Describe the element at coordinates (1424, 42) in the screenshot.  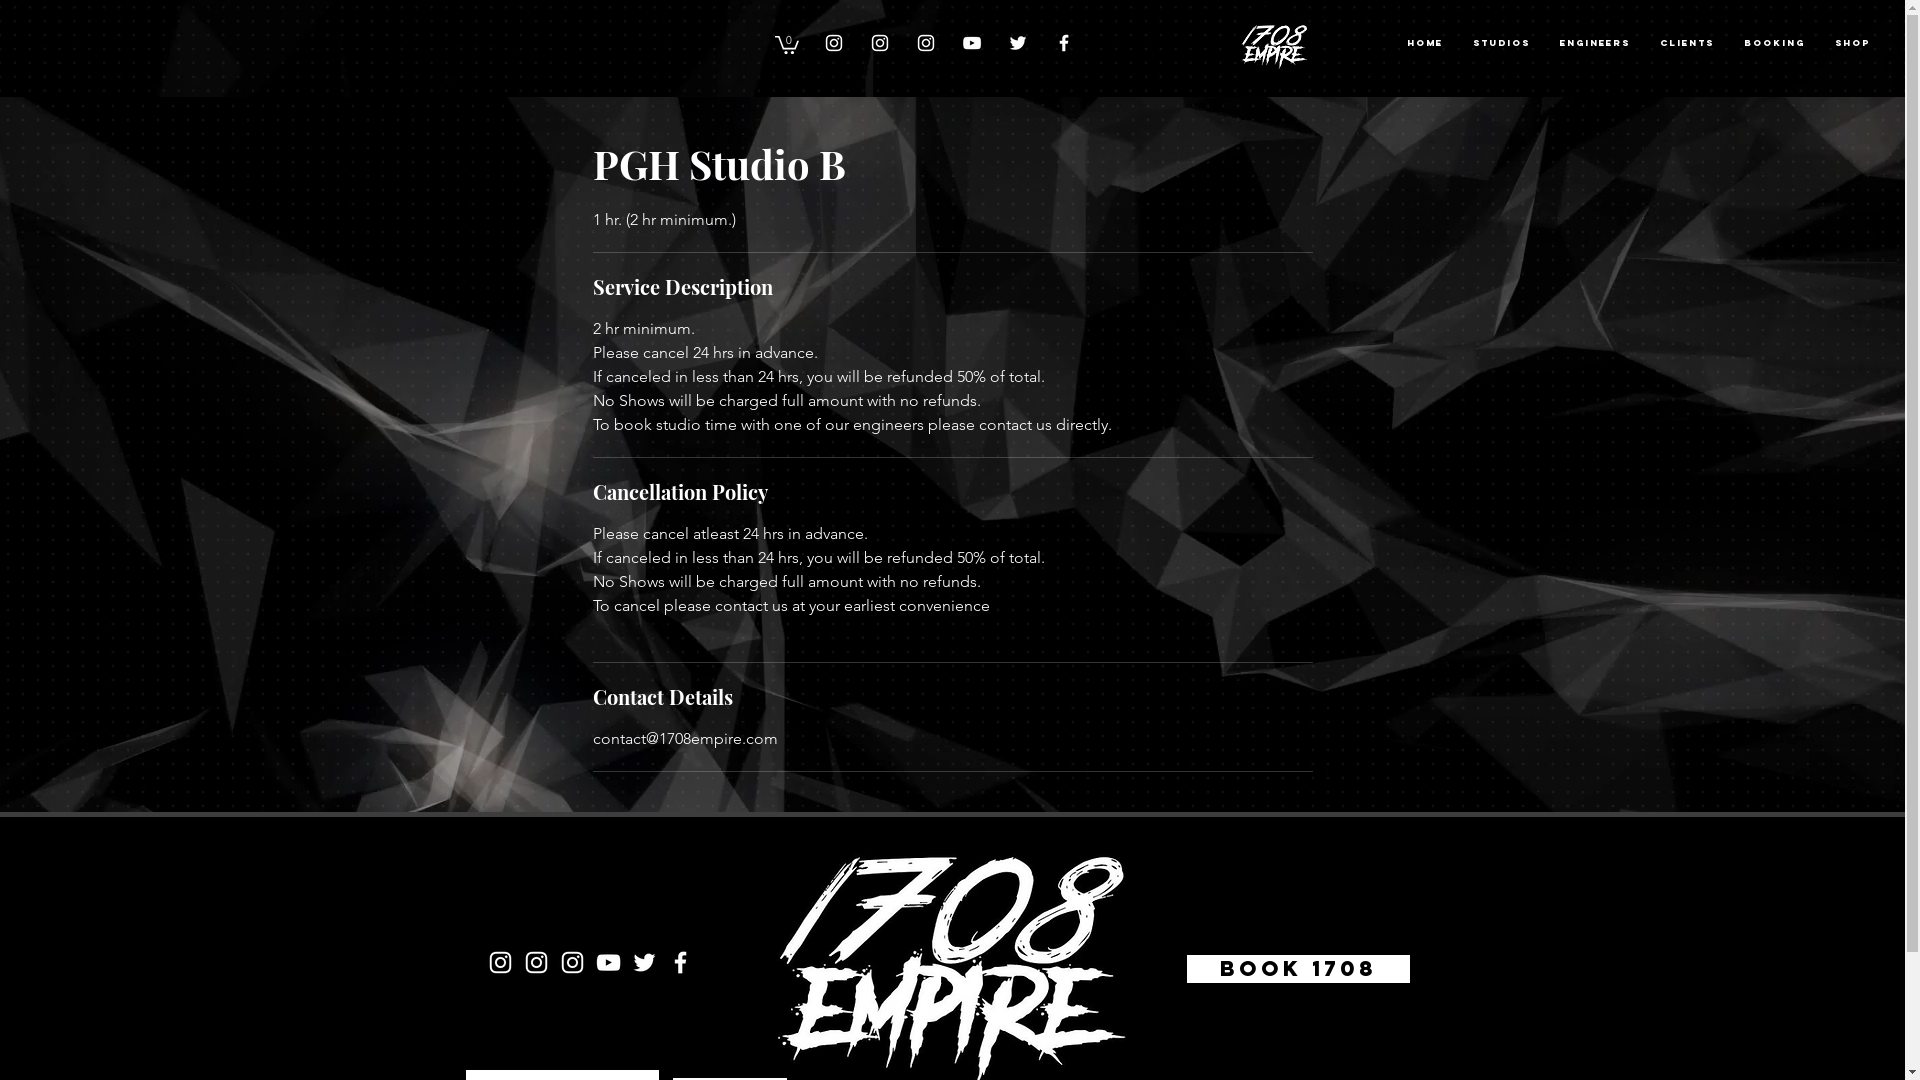
I see `'Home'` at that location.